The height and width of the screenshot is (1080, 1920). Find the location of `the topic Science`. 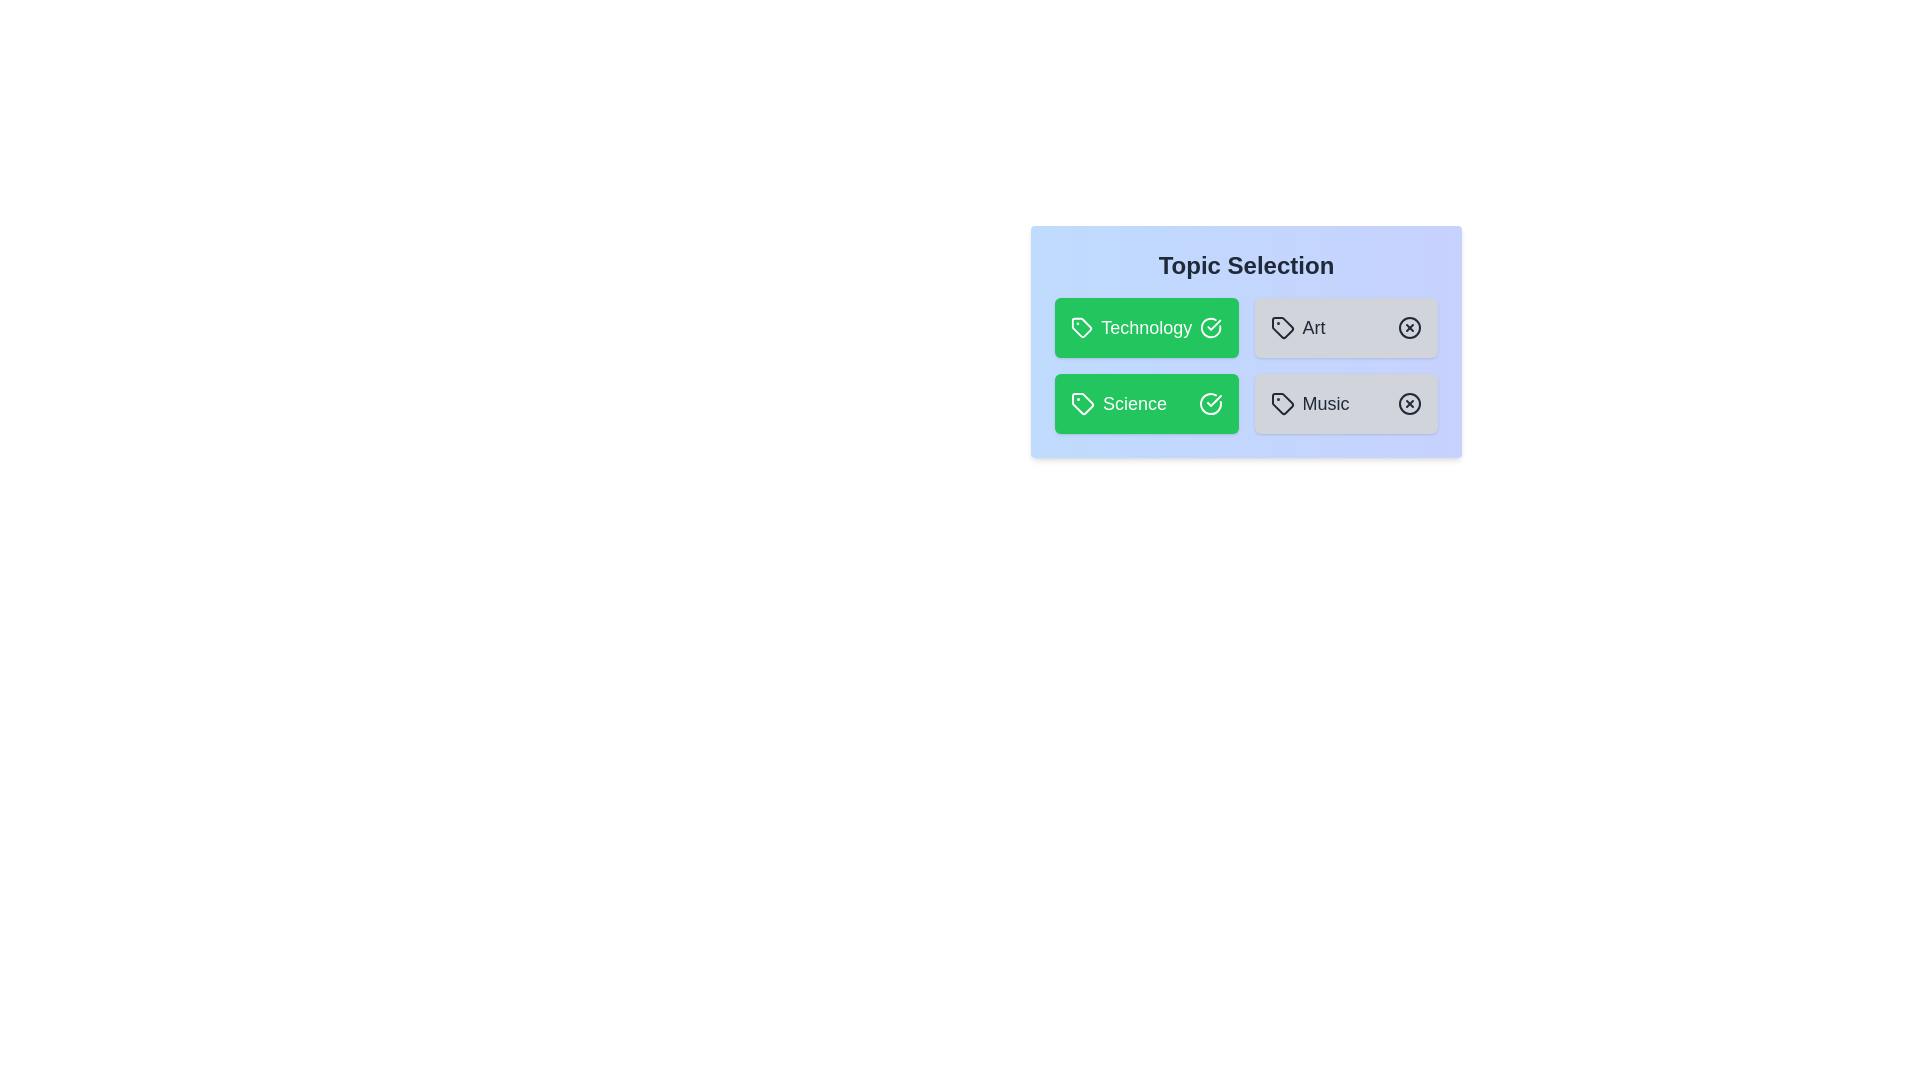

the topic Science is located at coordinates (1146, 404).